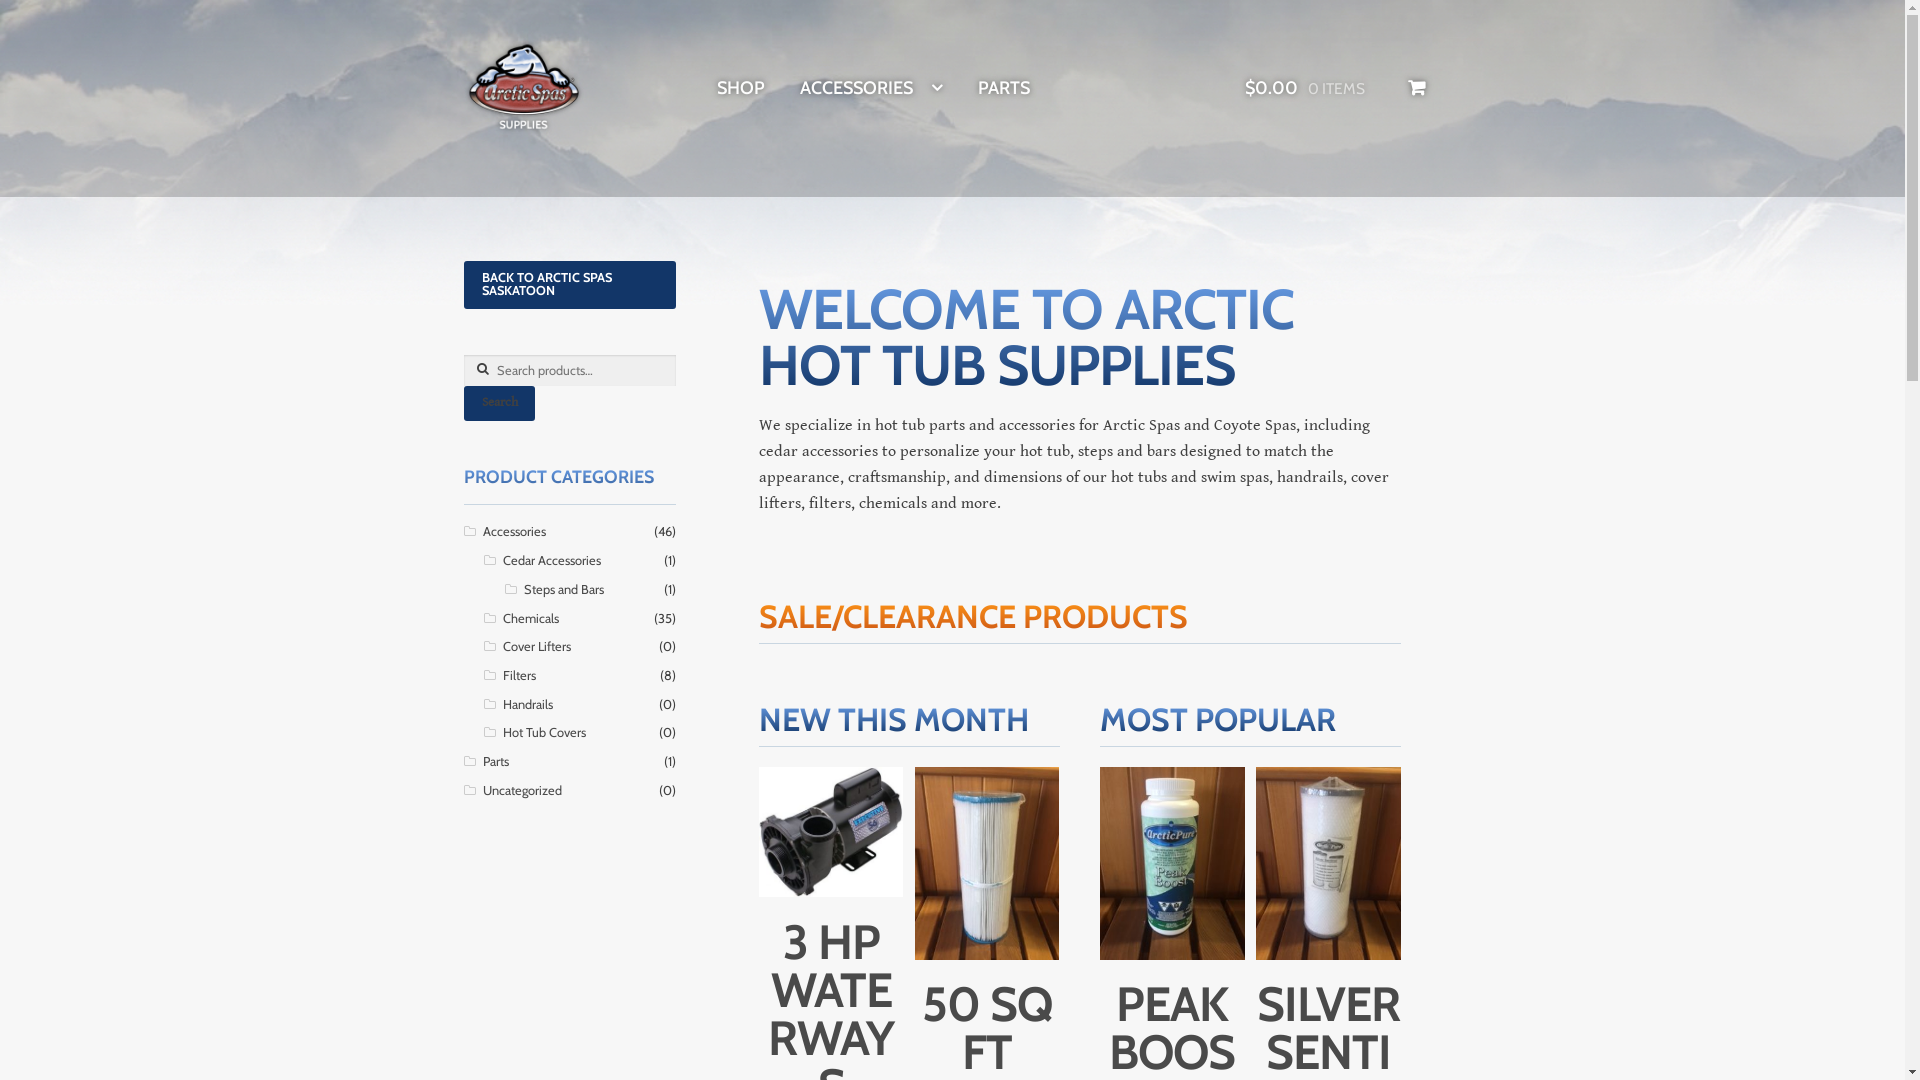 This screenshot has width=1920, height=1080. What do you see at coordinates (503, 732) in the screenshot?
I see `'Hot Tub Covers'` at bounding box center [503, 732].